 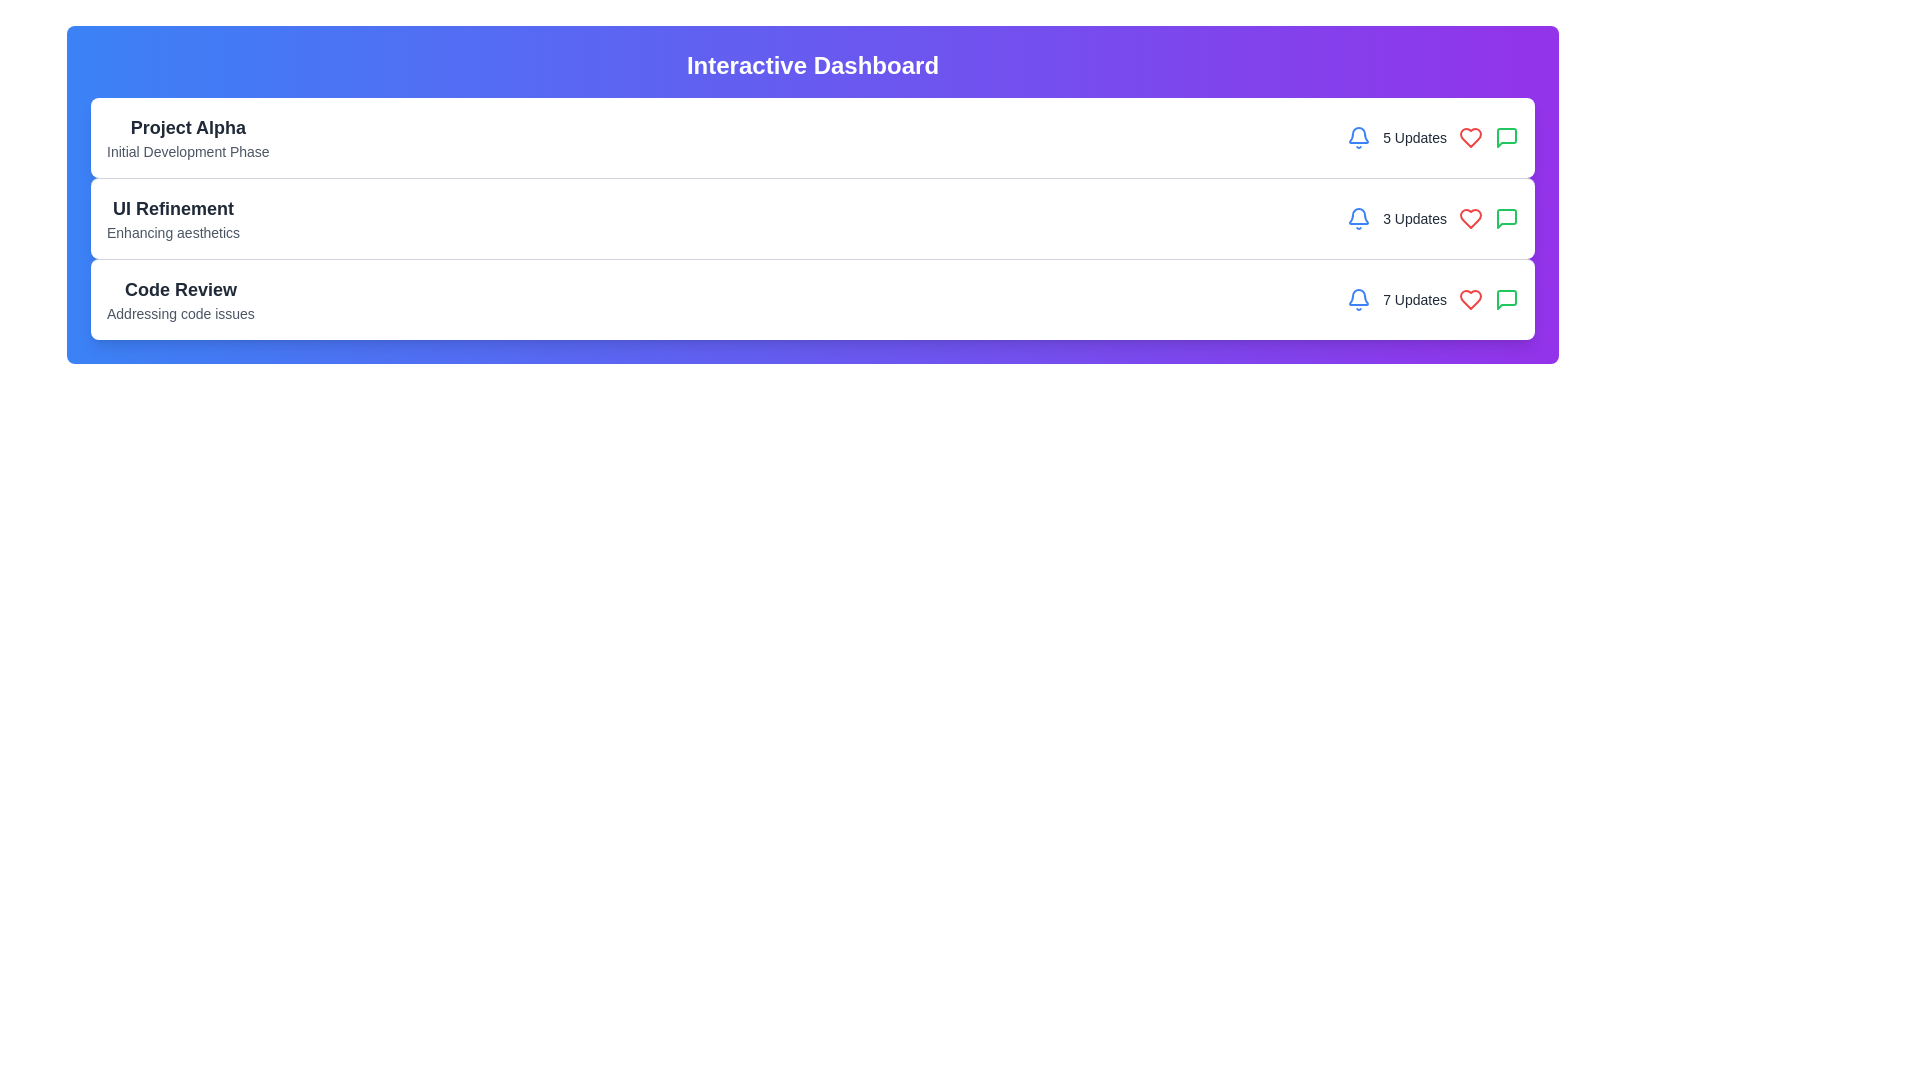 What do you see at coordinates (1470, 300) in the screenshot?
I see `the third heart-shaped icon filled with red color, which is marked as selected` at bounding box center [1470, 300].